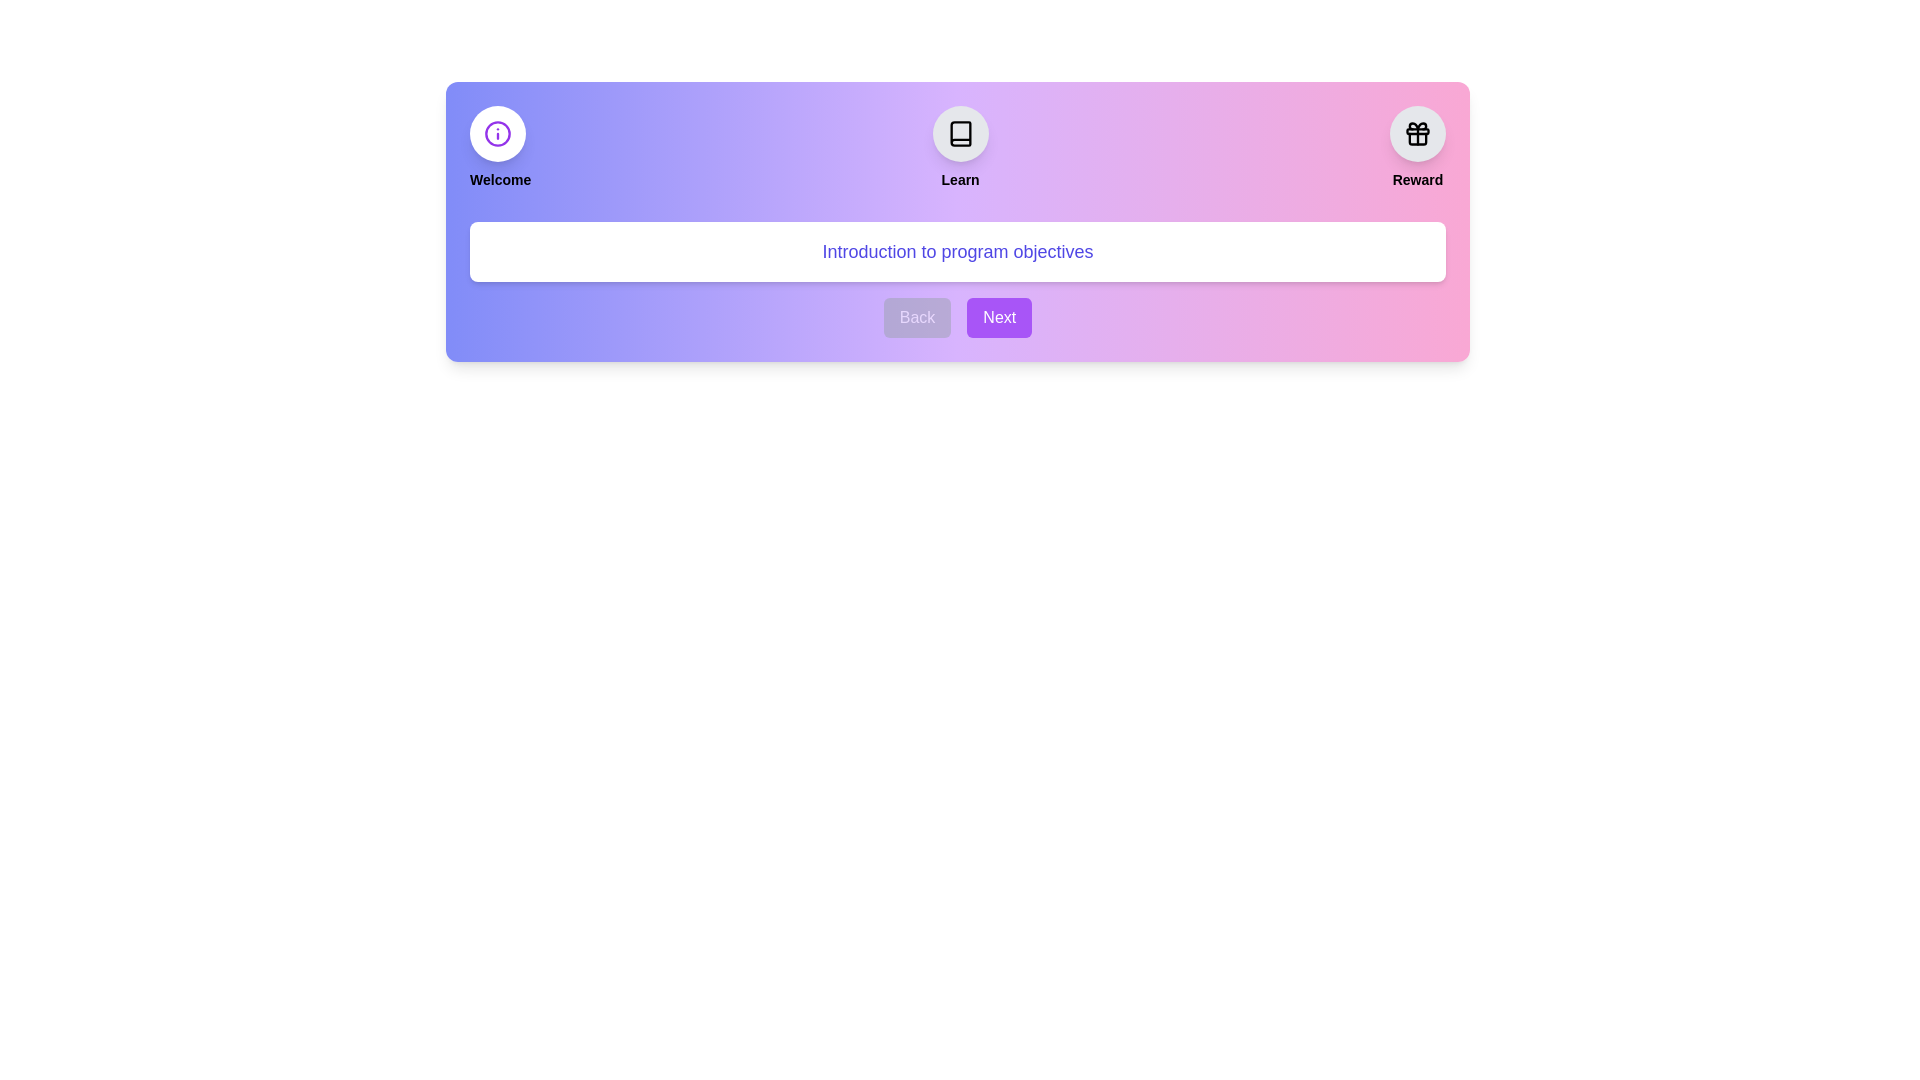 The height and width of the screenshot is (1080, 1920). Describe the element at coordinates (960, 134) in the screenshot. I see `the step icon for Learn to view its details` at that location.